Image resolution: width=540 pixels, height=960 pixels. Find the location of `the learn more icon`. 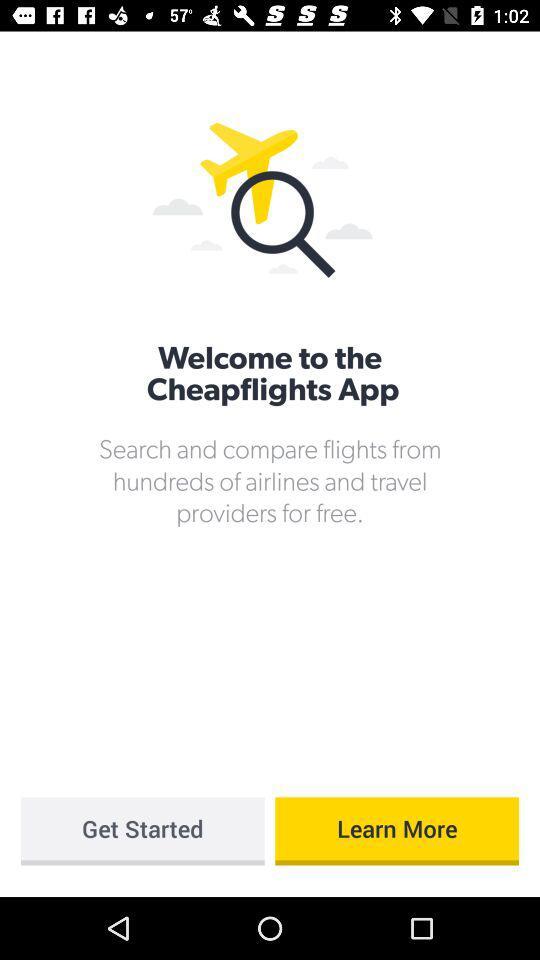

the learn more icon is located at coordinates (397, 831).